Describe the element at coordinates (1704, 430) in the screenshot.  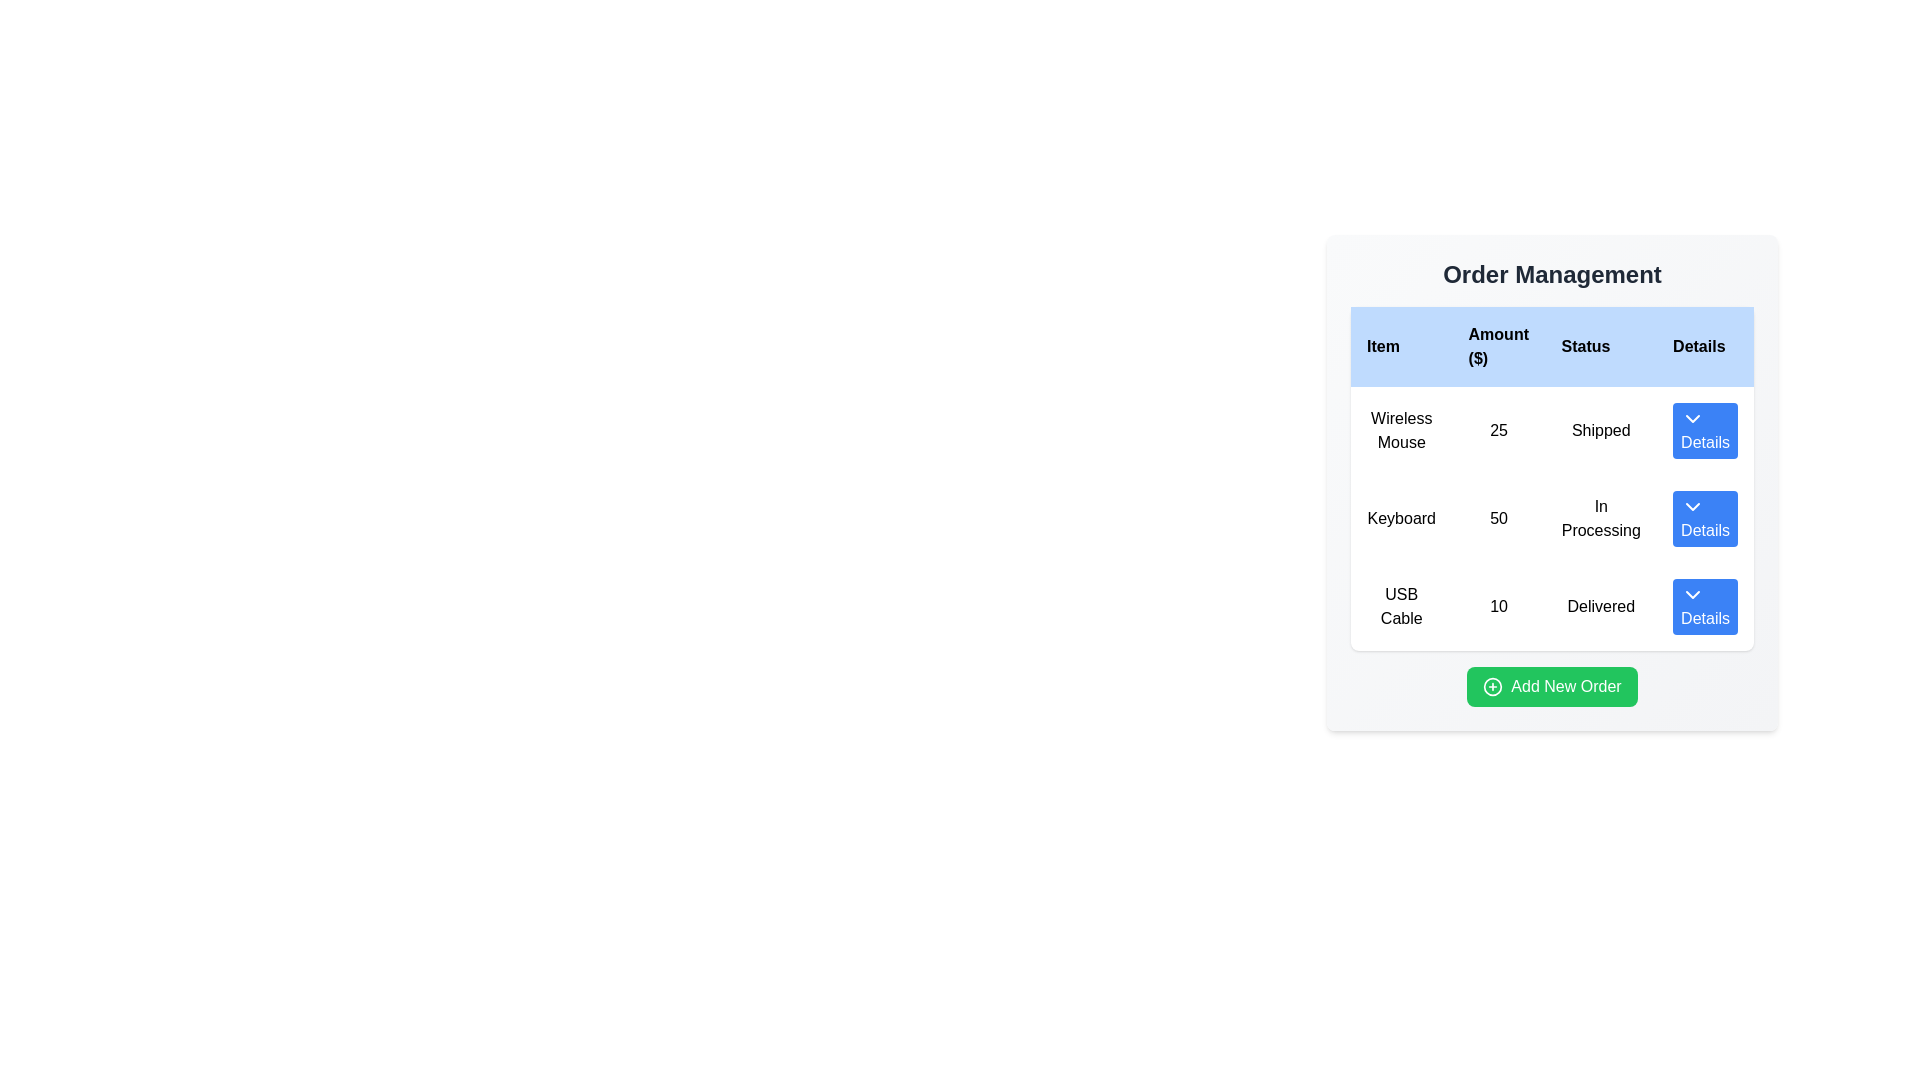
I see `the blue 'Details' button with a chevron icon` at that location.